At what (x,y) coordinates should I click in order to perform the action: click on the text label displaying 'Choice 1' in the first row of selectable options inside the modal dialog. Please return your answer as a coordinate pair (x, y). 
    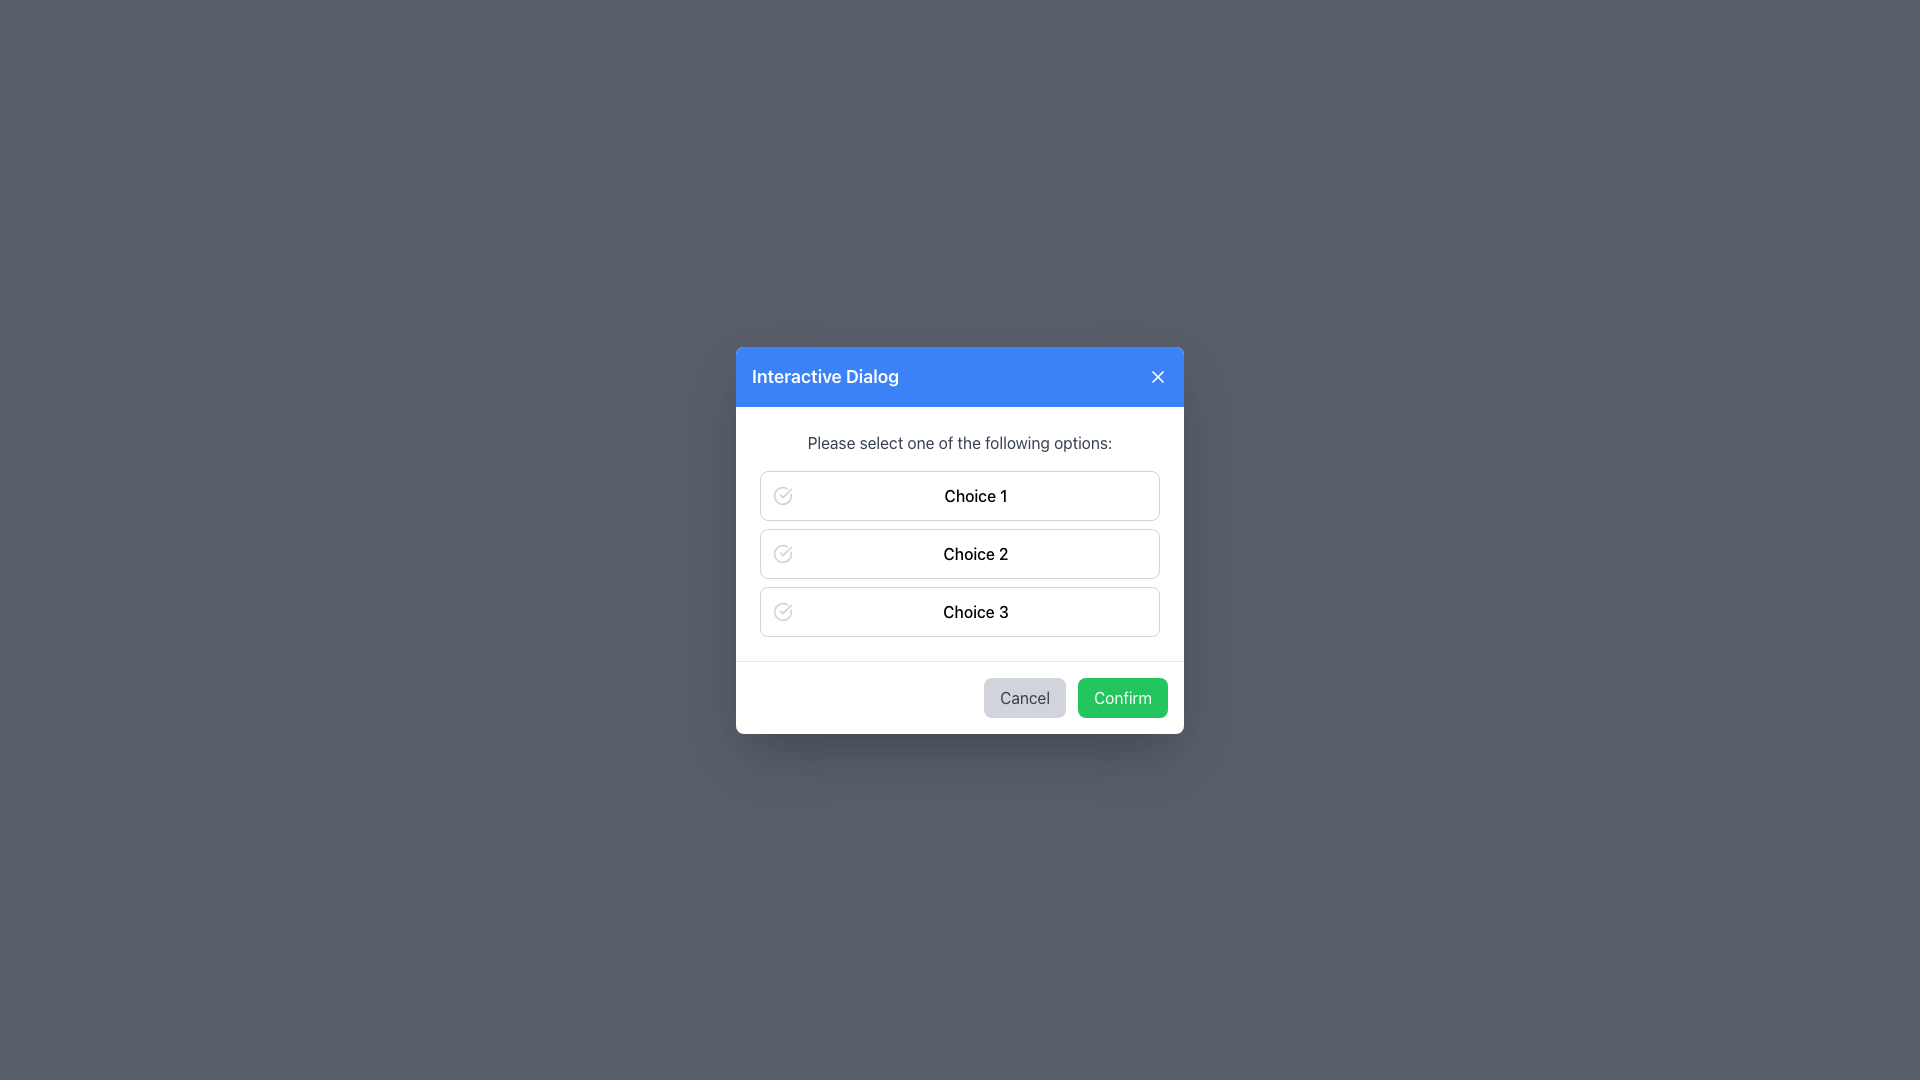
    Looking at the image, I should click on (975, 494).